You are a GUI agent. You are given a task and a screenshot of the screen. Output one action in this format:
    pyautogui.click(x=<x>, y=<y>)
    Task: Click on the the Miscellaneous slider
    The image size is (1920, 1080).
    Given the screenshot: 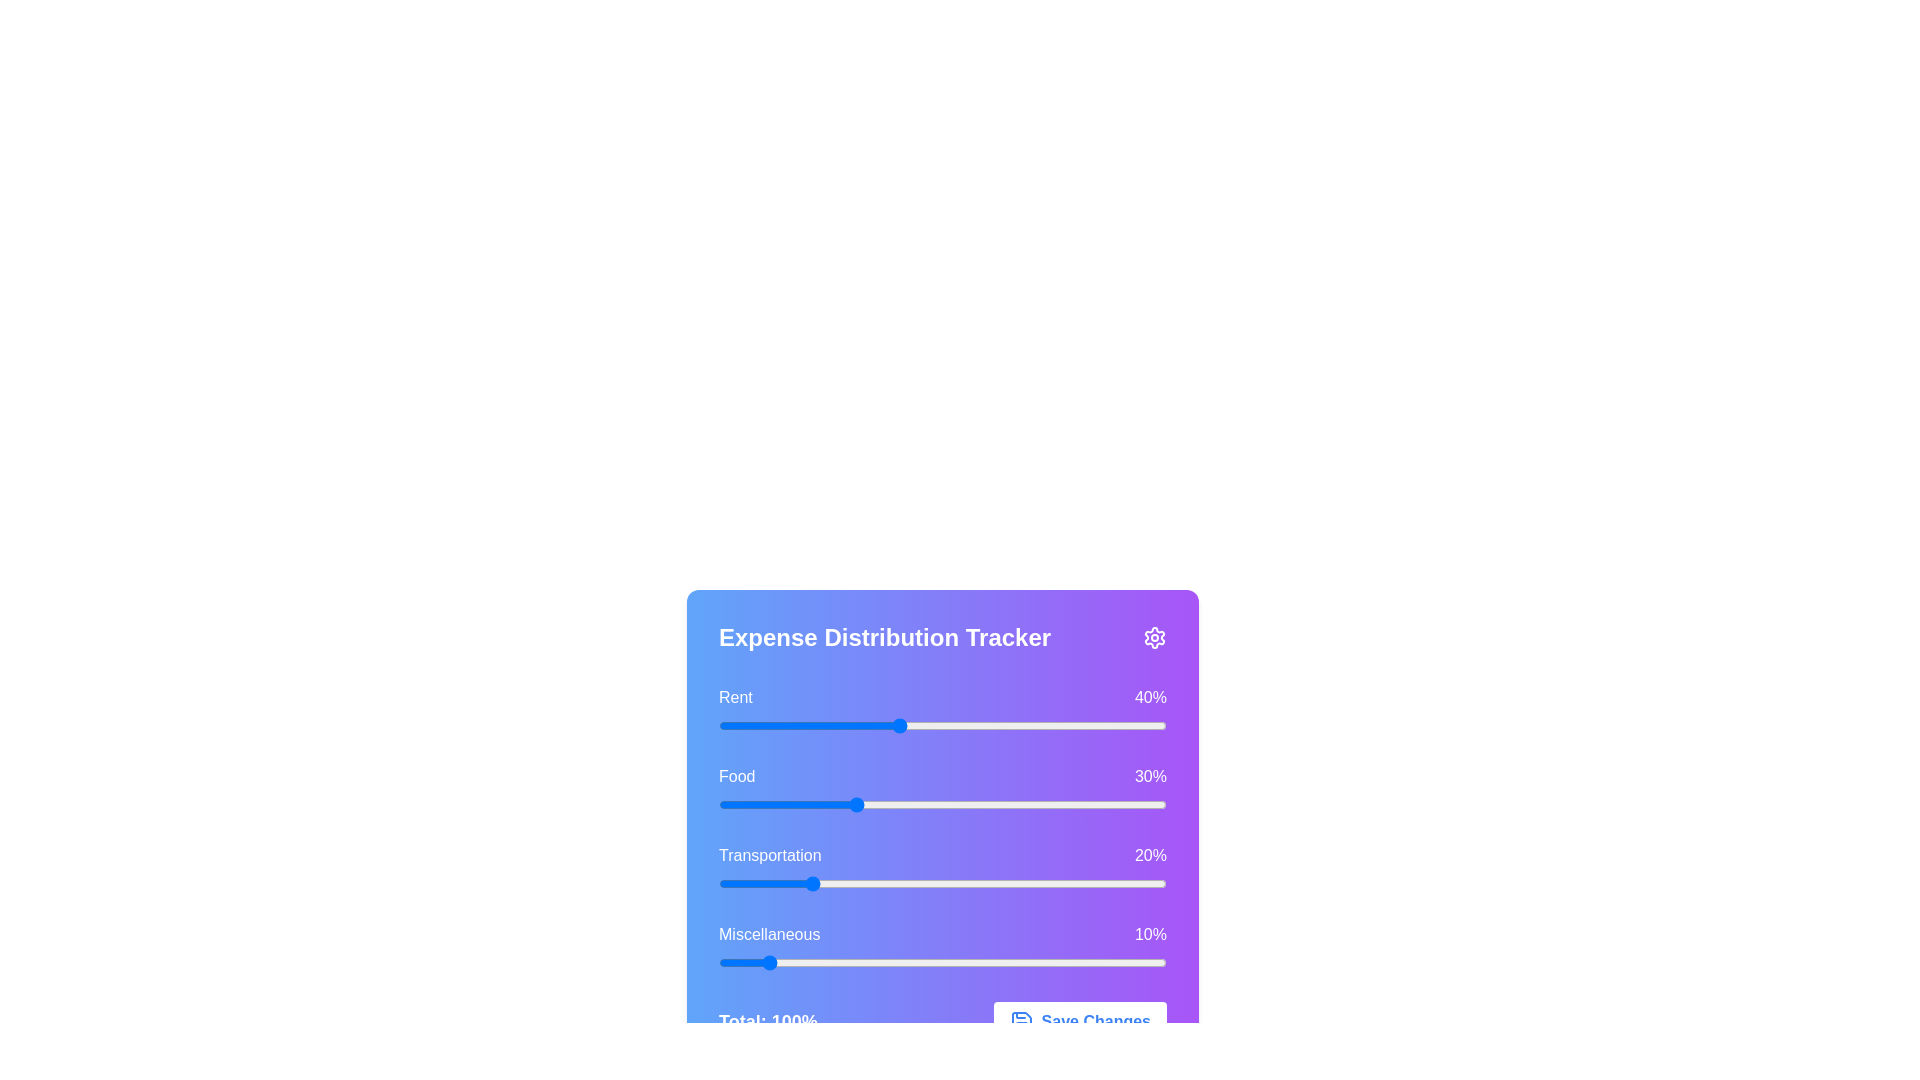 What is the action you would take?
    pyautogui.click(x=722, y=962)
    